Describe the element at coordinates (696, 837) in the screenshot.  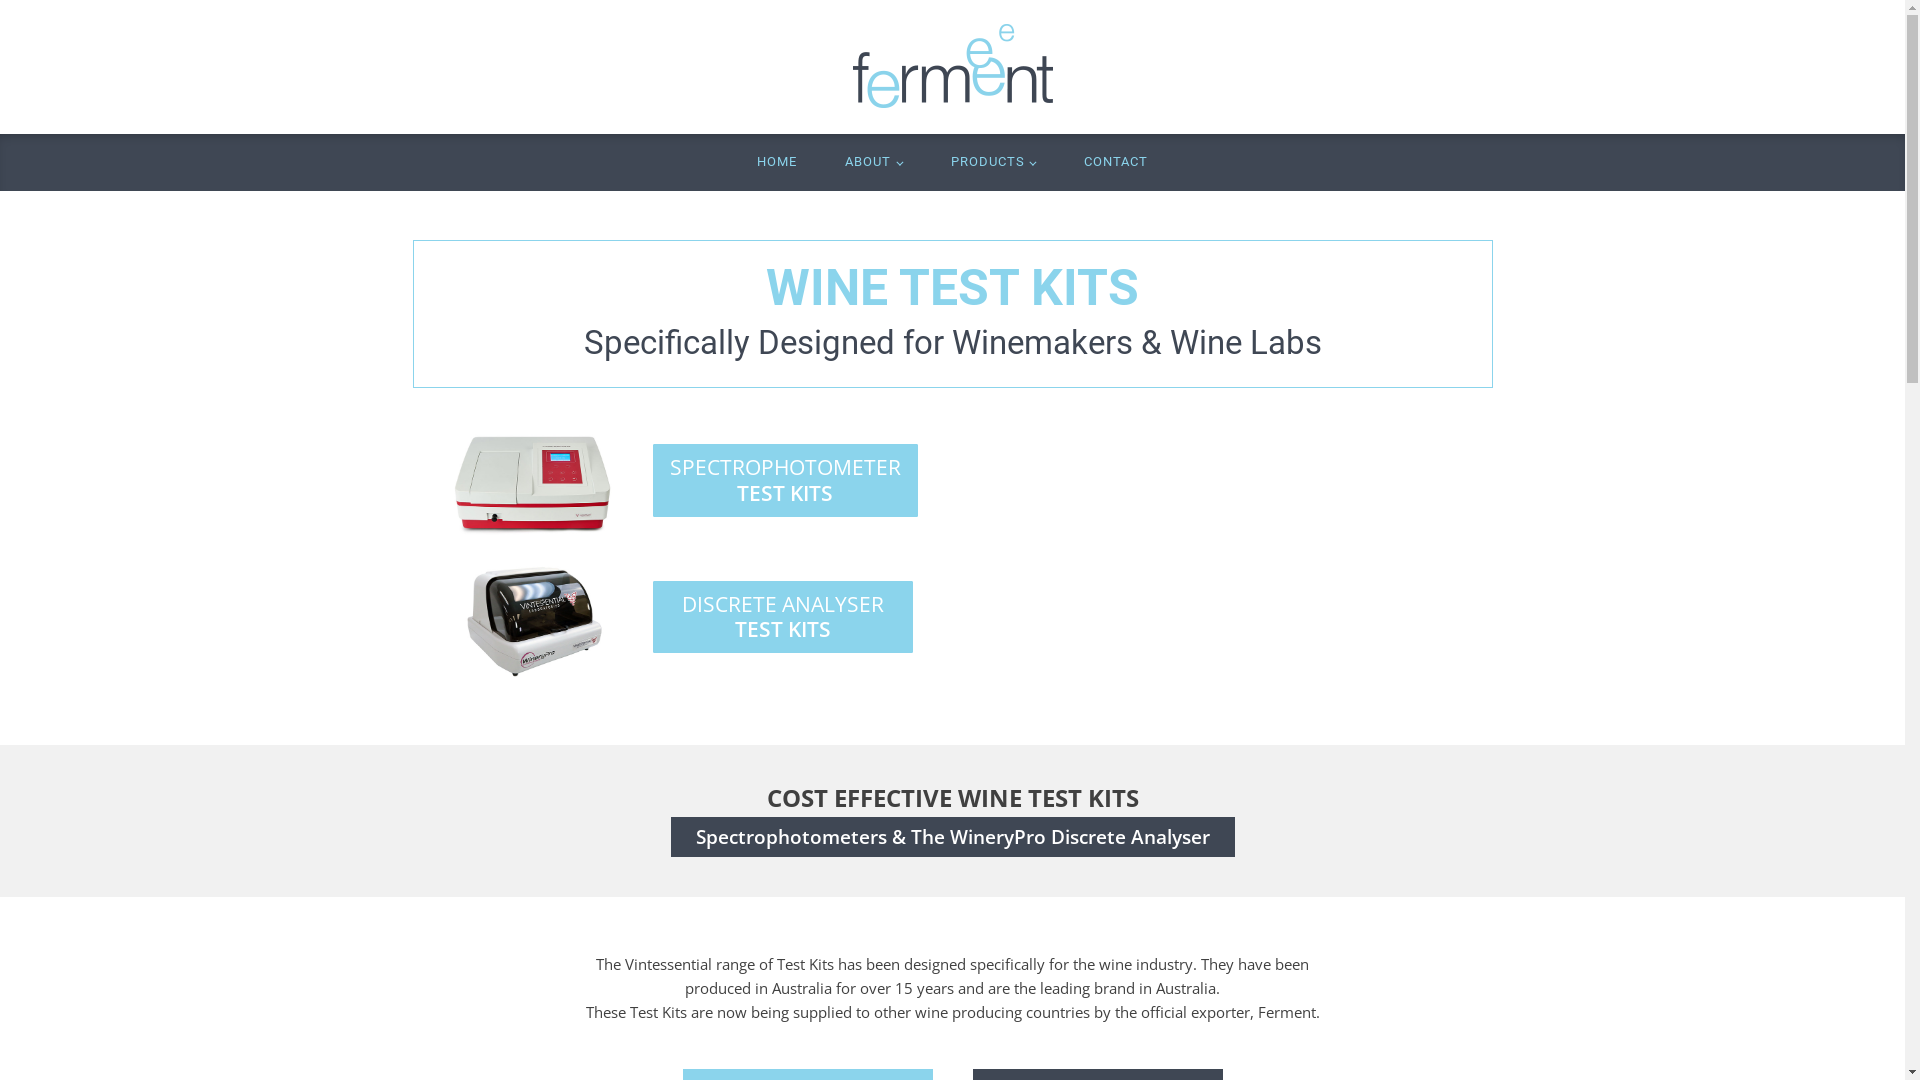
I see `'Spectrophotometers'` at that location.